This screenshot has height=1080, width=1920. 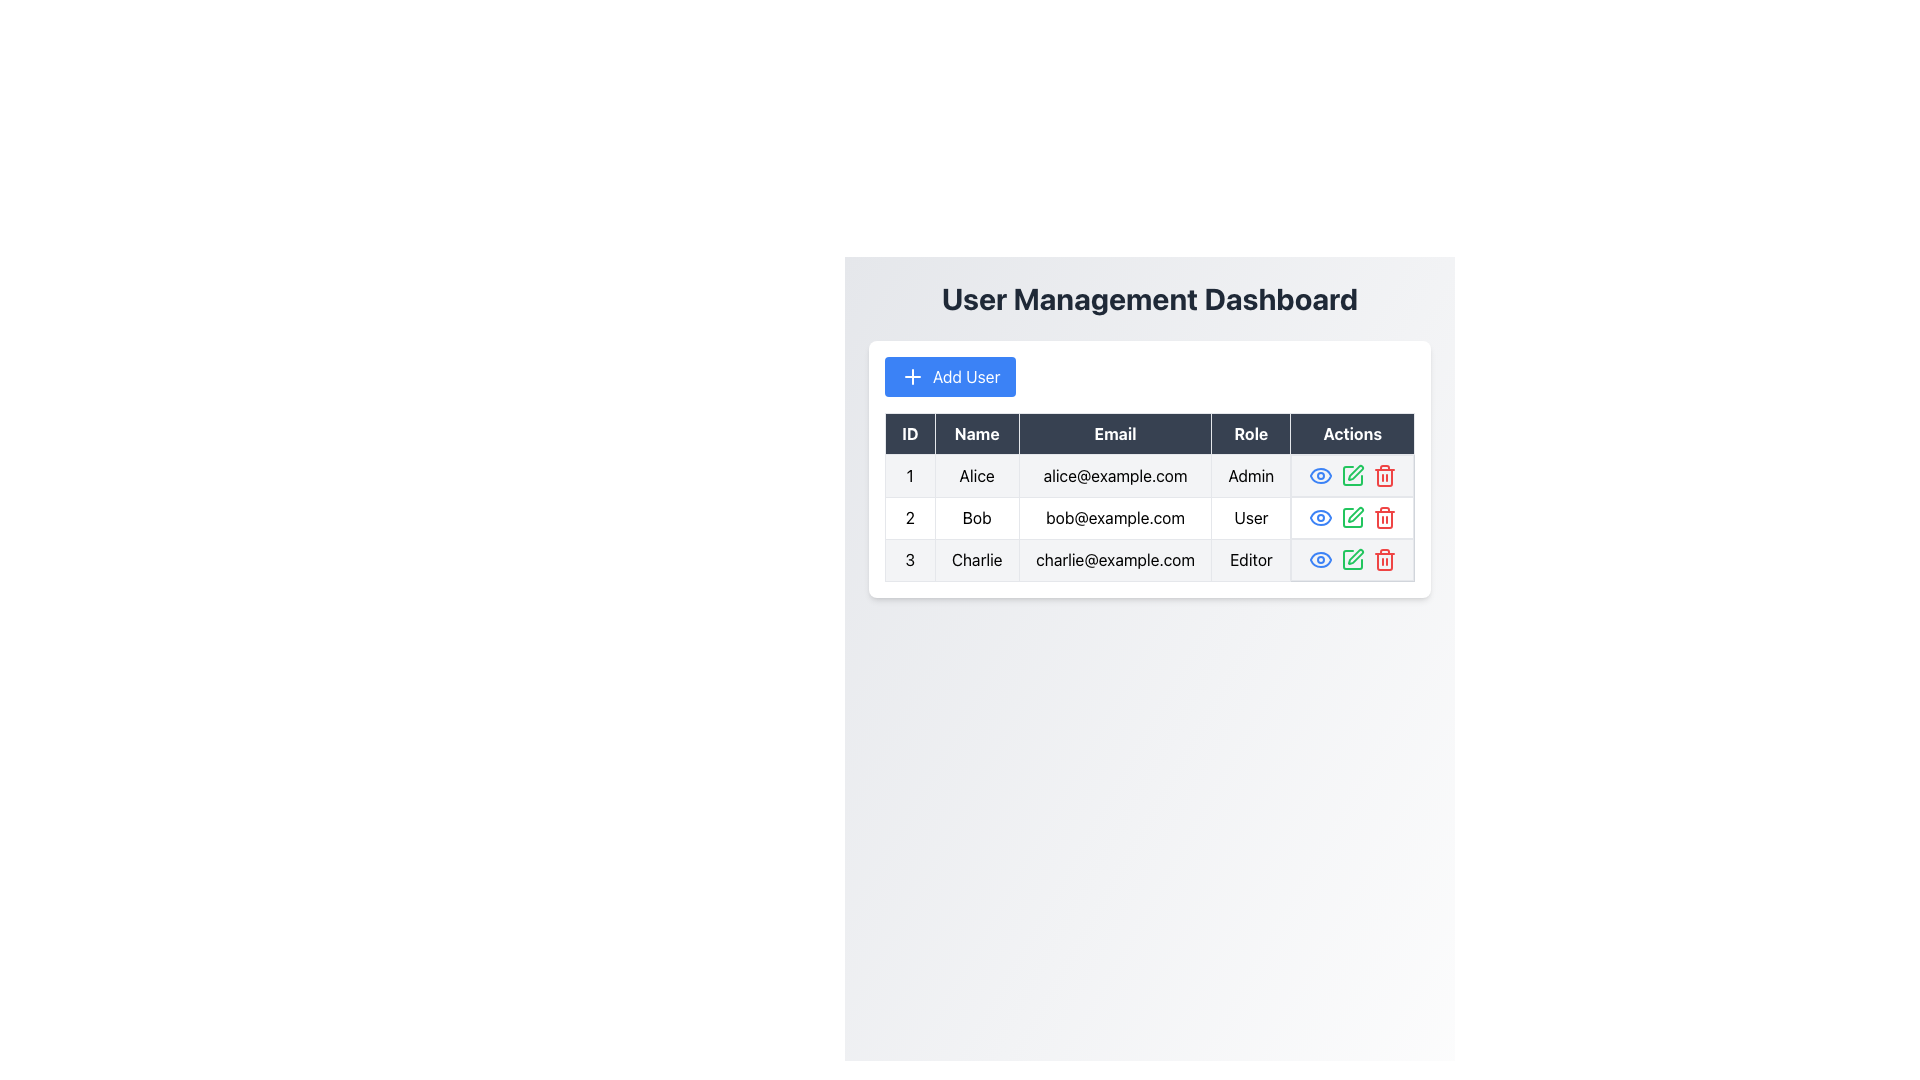 I want to click on the header label for the user roles column in the table, which is positioned between the 'Email' and 'Actions' labels, so click(x=1250, y=433).